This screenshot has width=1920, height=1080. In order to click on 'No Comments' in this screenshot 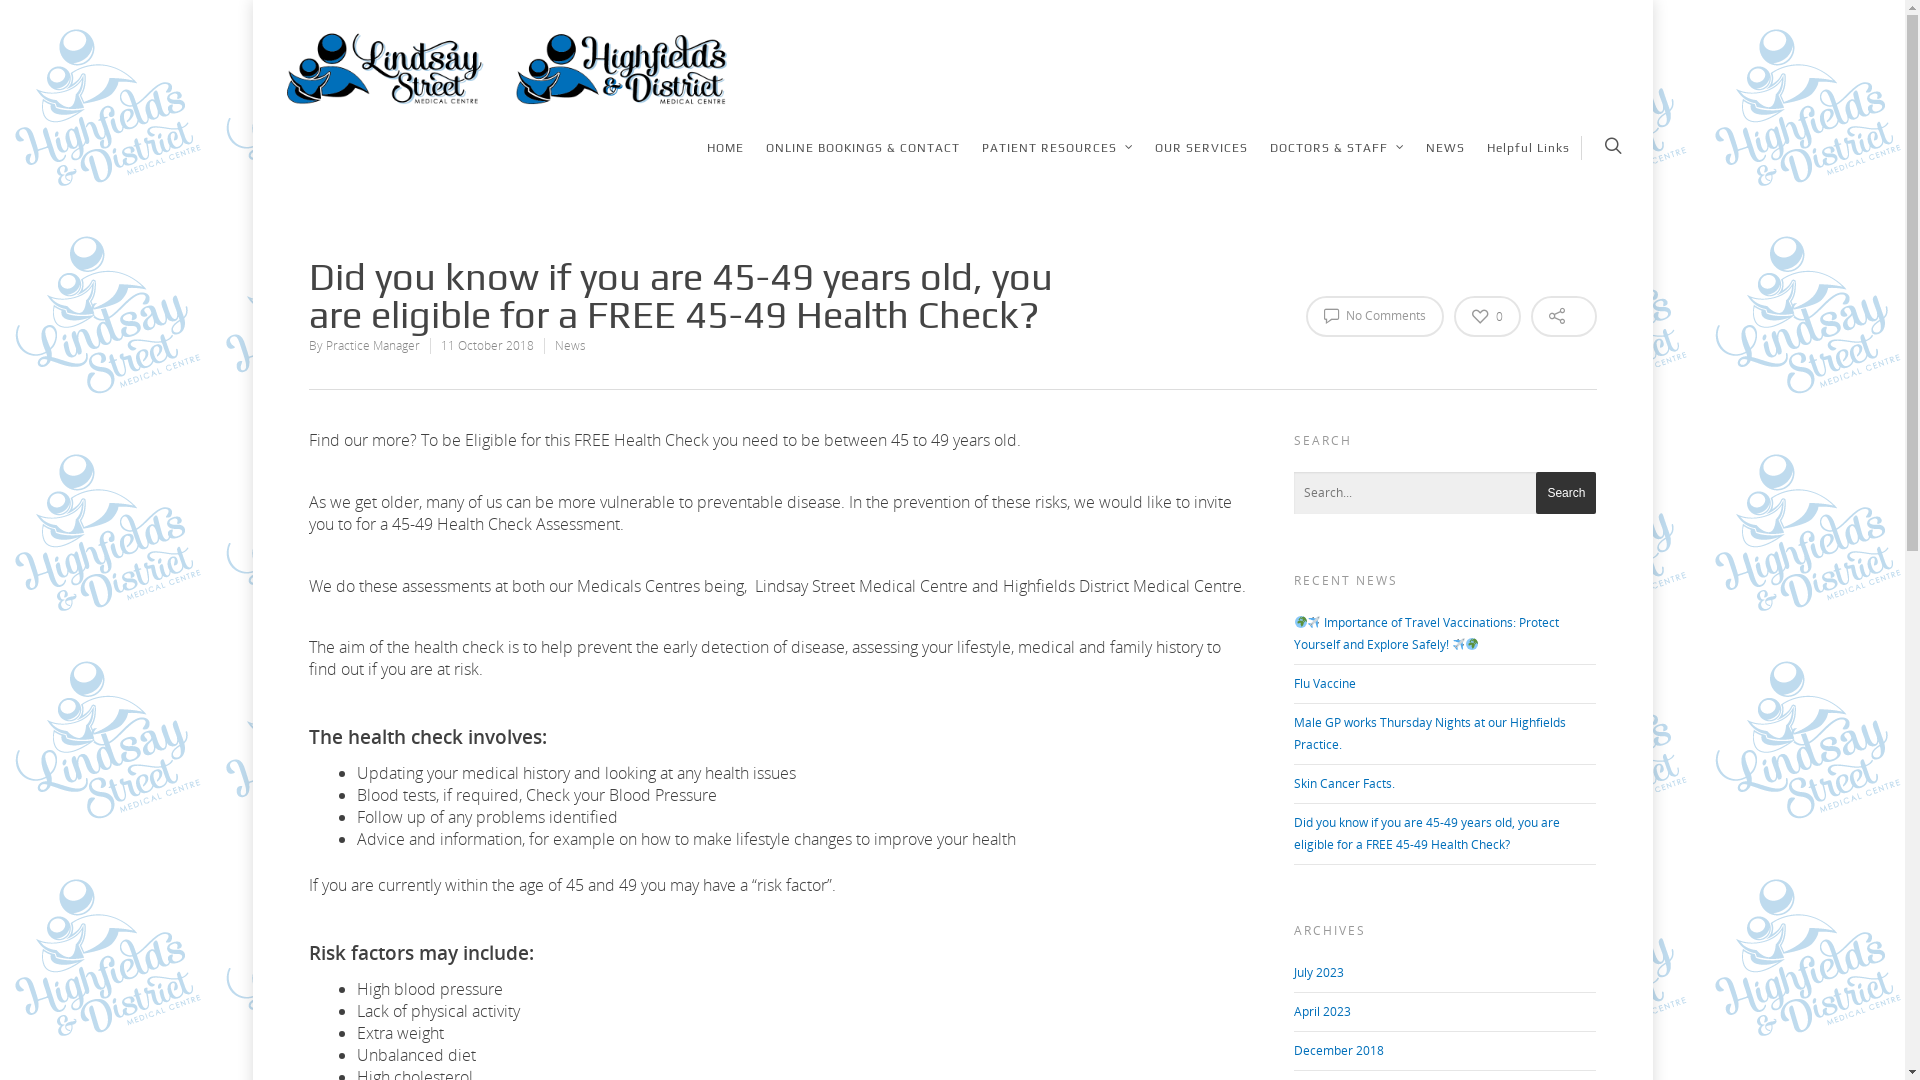, I will do `click(1373, 315)`.